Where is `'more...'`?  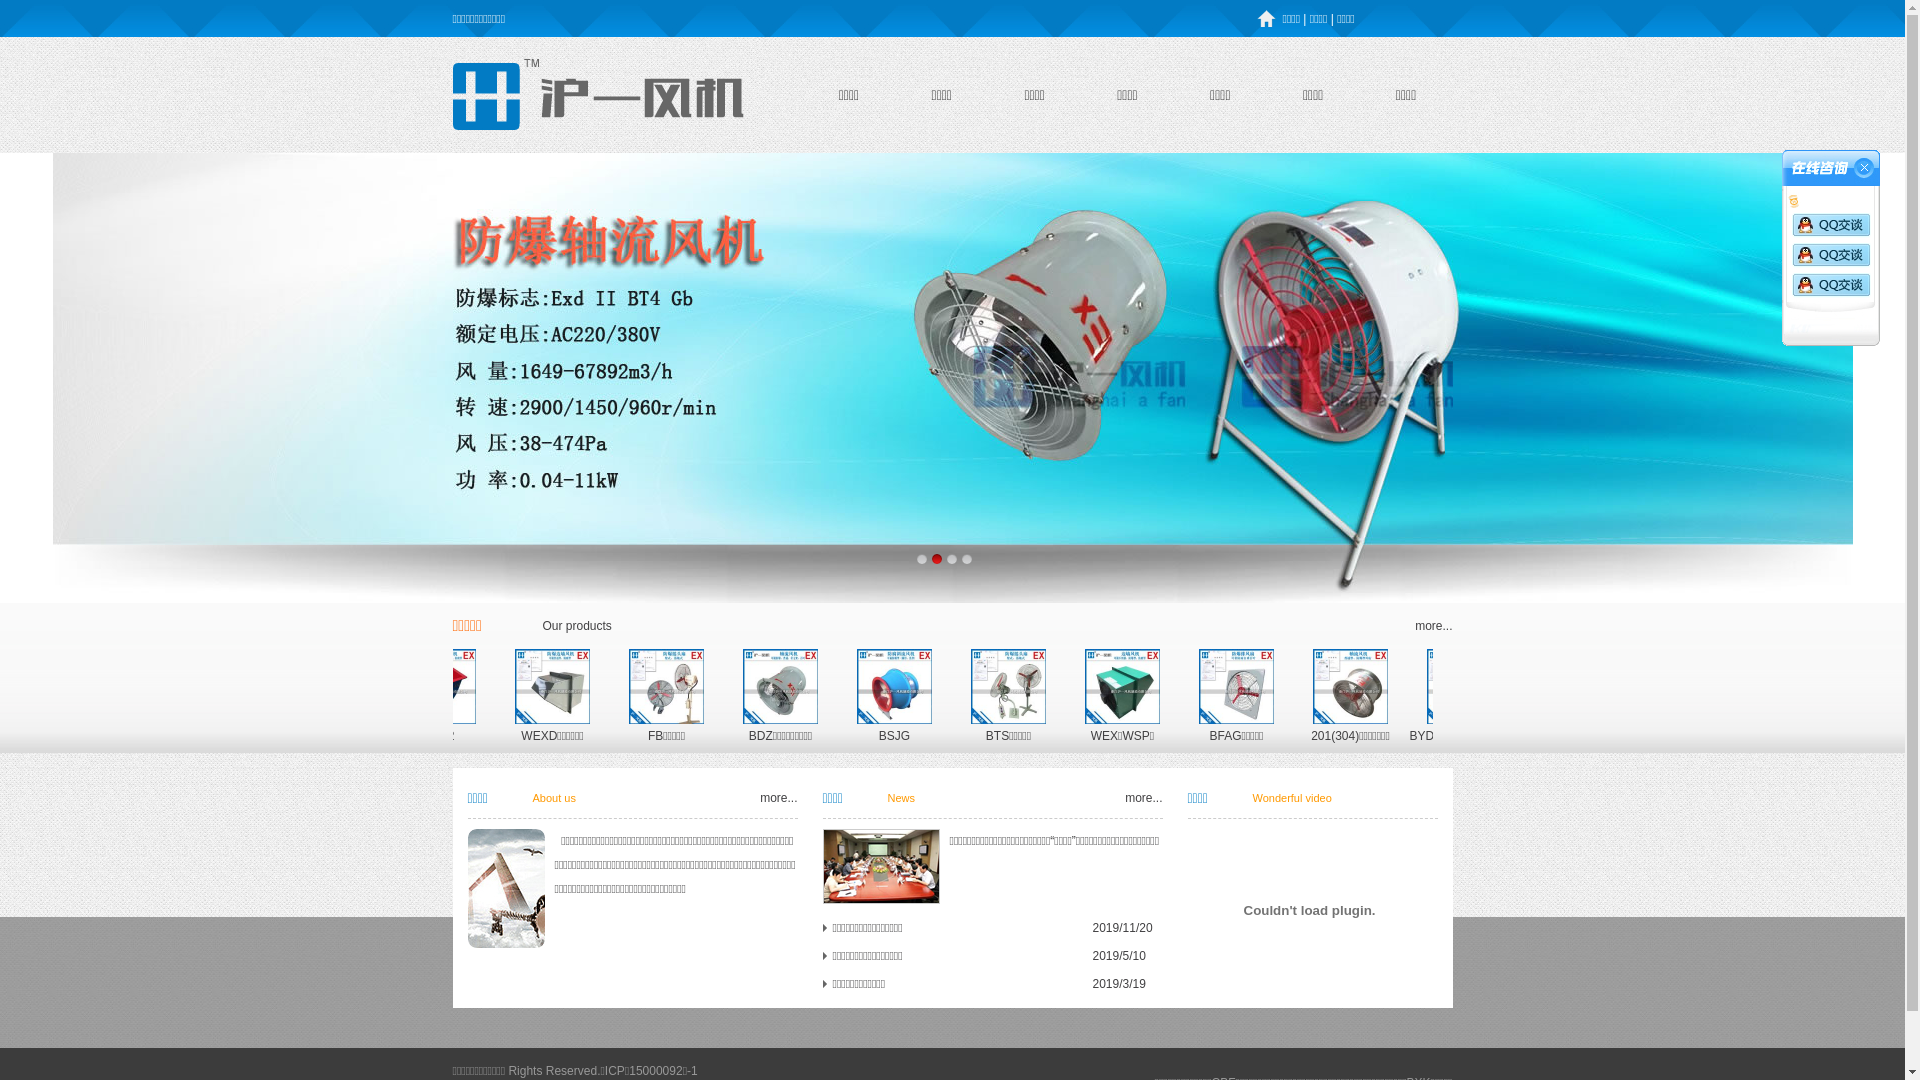
'more...' is located at coordinates (777, 797).